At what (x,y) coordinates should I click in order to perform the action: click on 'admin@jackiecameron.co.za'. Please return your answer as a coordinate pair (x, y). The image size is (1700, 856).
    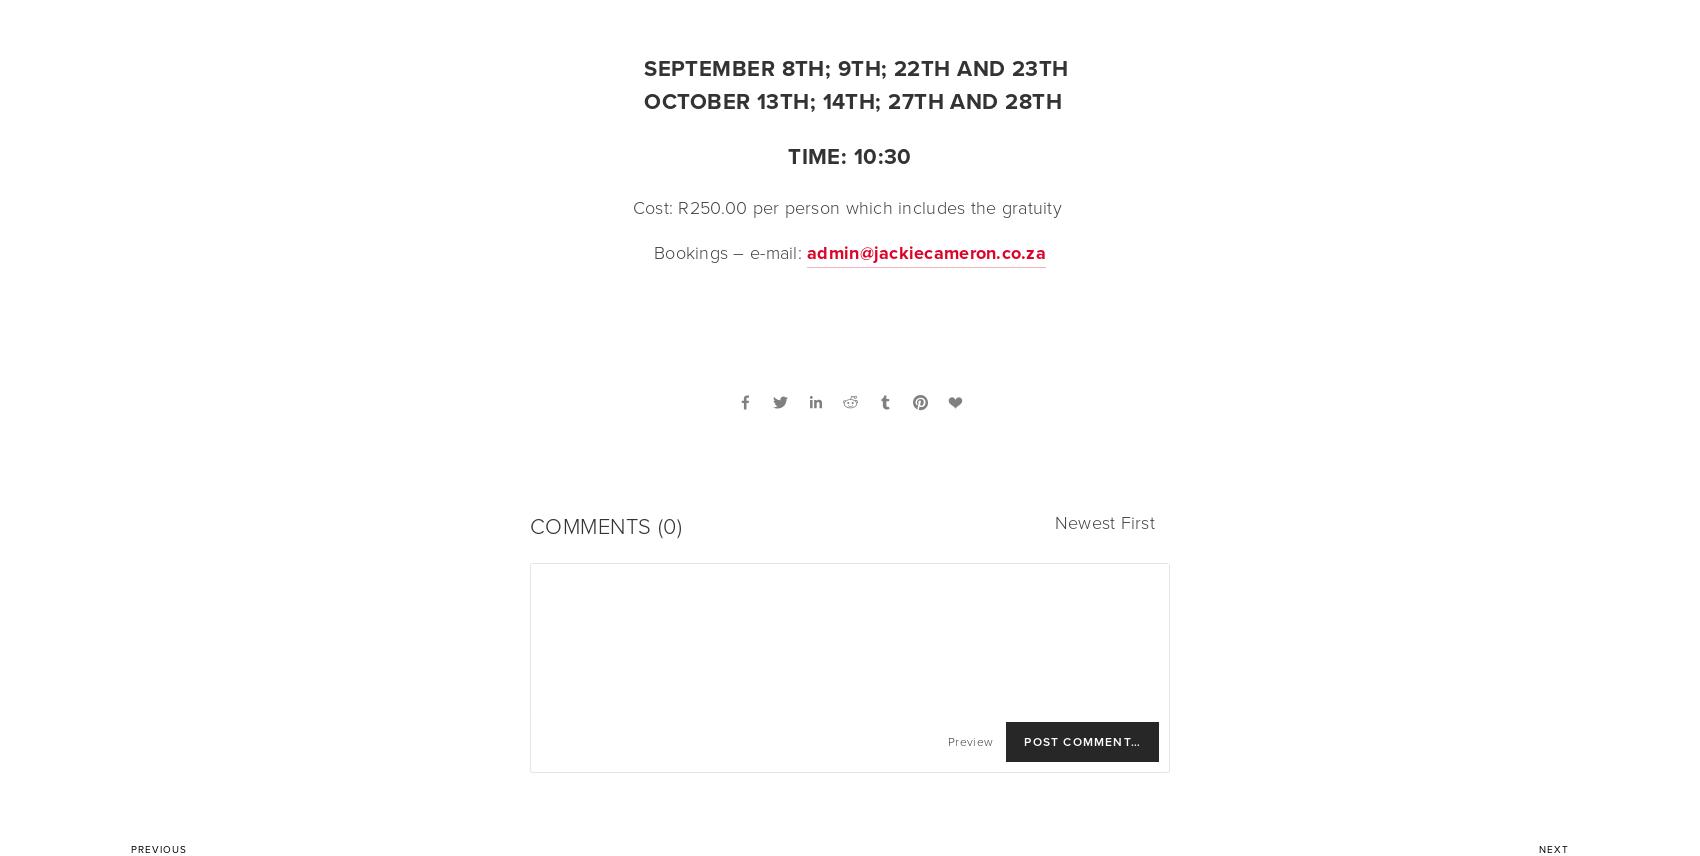
    Looking at the image, I should click on (805, 252).